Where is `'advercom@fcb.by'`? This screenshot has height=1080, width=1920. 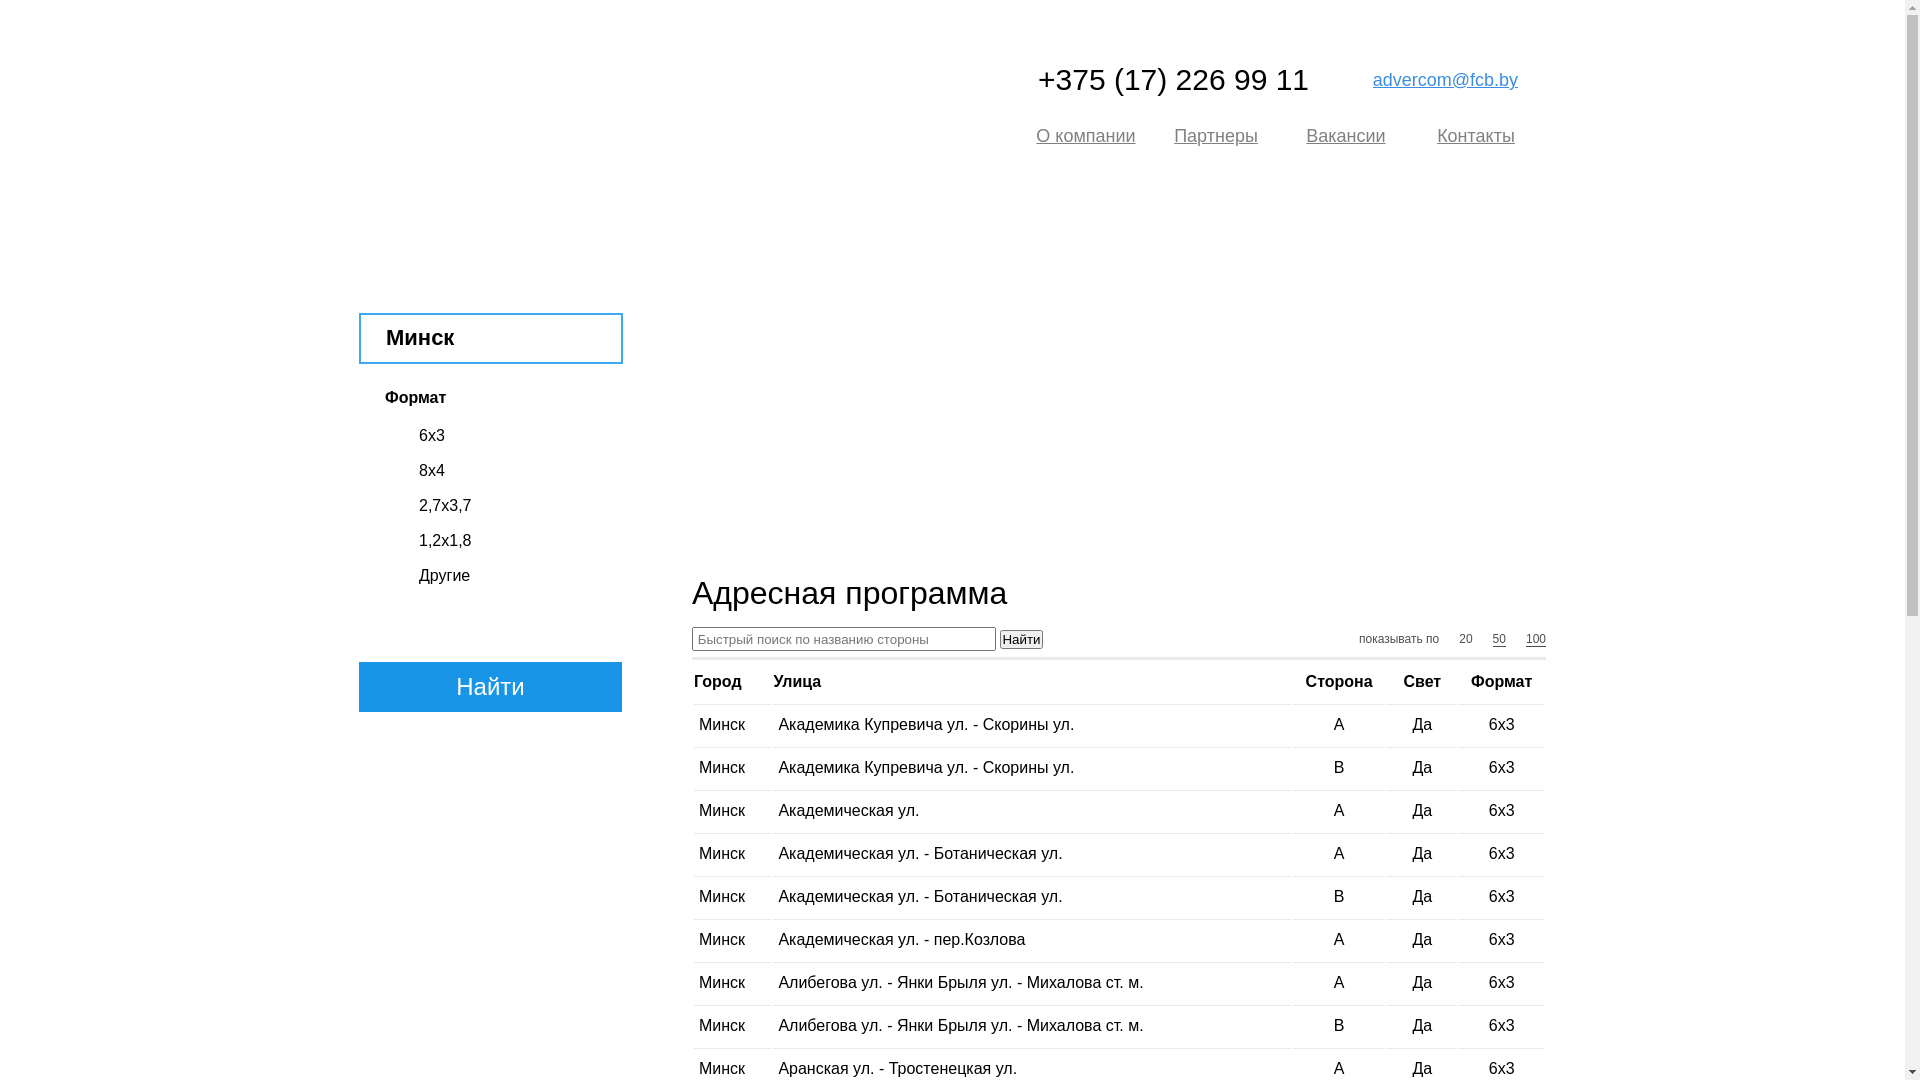 'advercom@fcb.by' is located at coordinates (1445, 79).